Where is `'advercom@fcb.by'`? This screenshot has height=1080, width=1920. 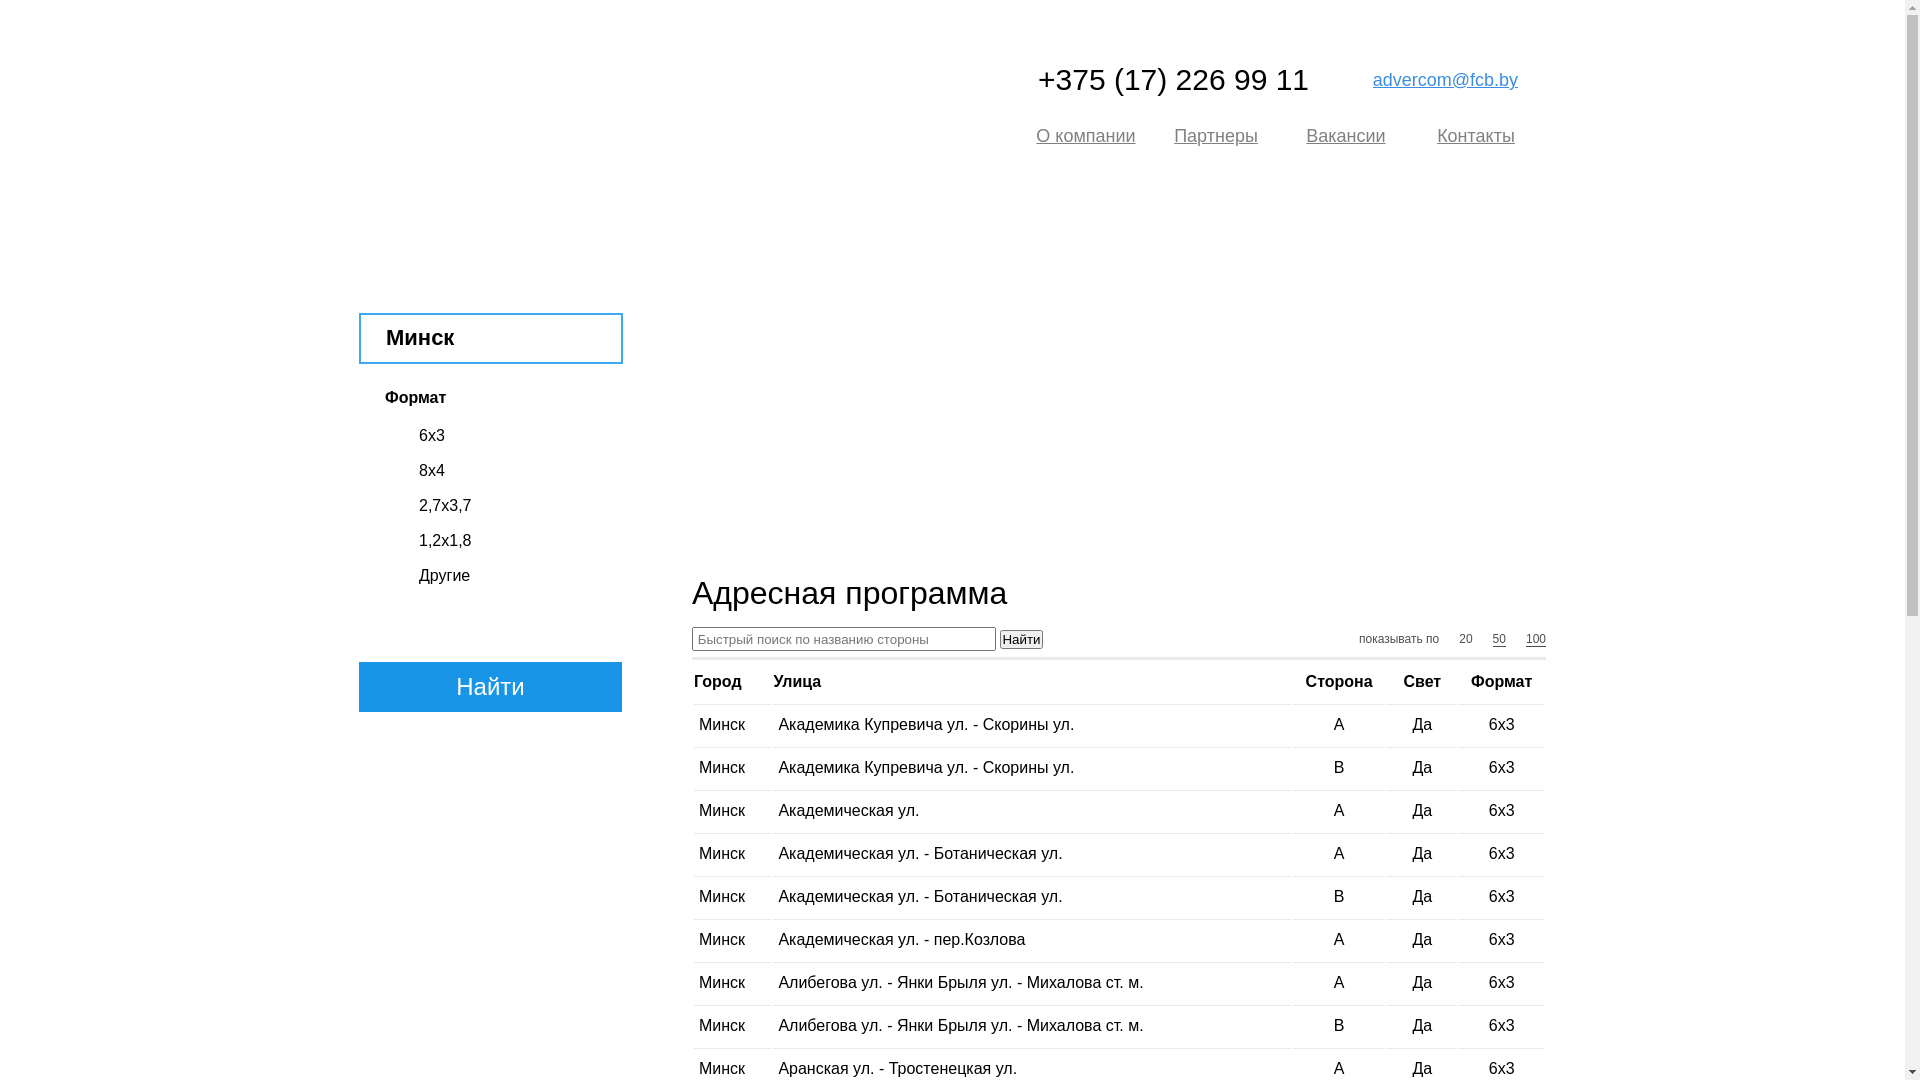 'advercom@fcb.by' is located at coordinates (1445, 79).